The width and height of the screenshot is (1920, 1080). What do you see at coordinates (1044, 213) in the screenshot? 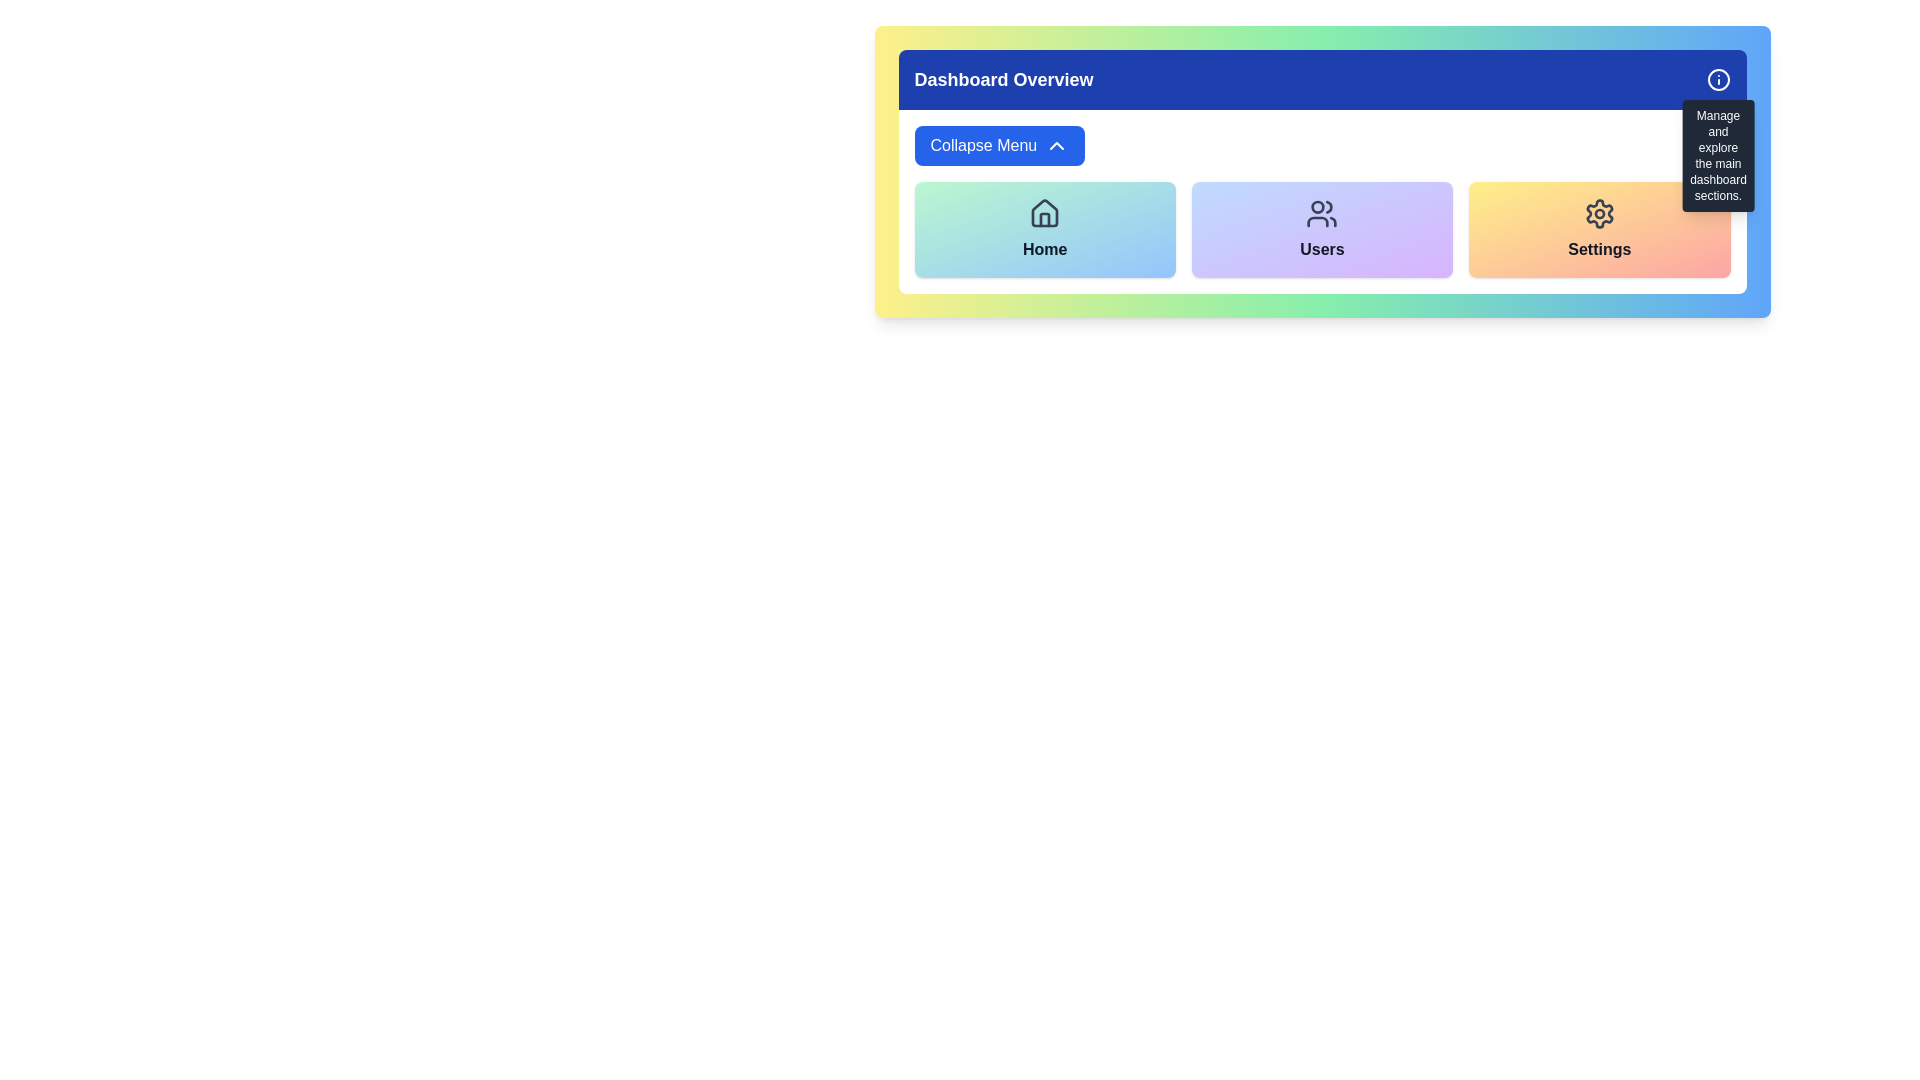
I see `the house-shaped icon located in the Home button area` at bounding box center [1044, 213].